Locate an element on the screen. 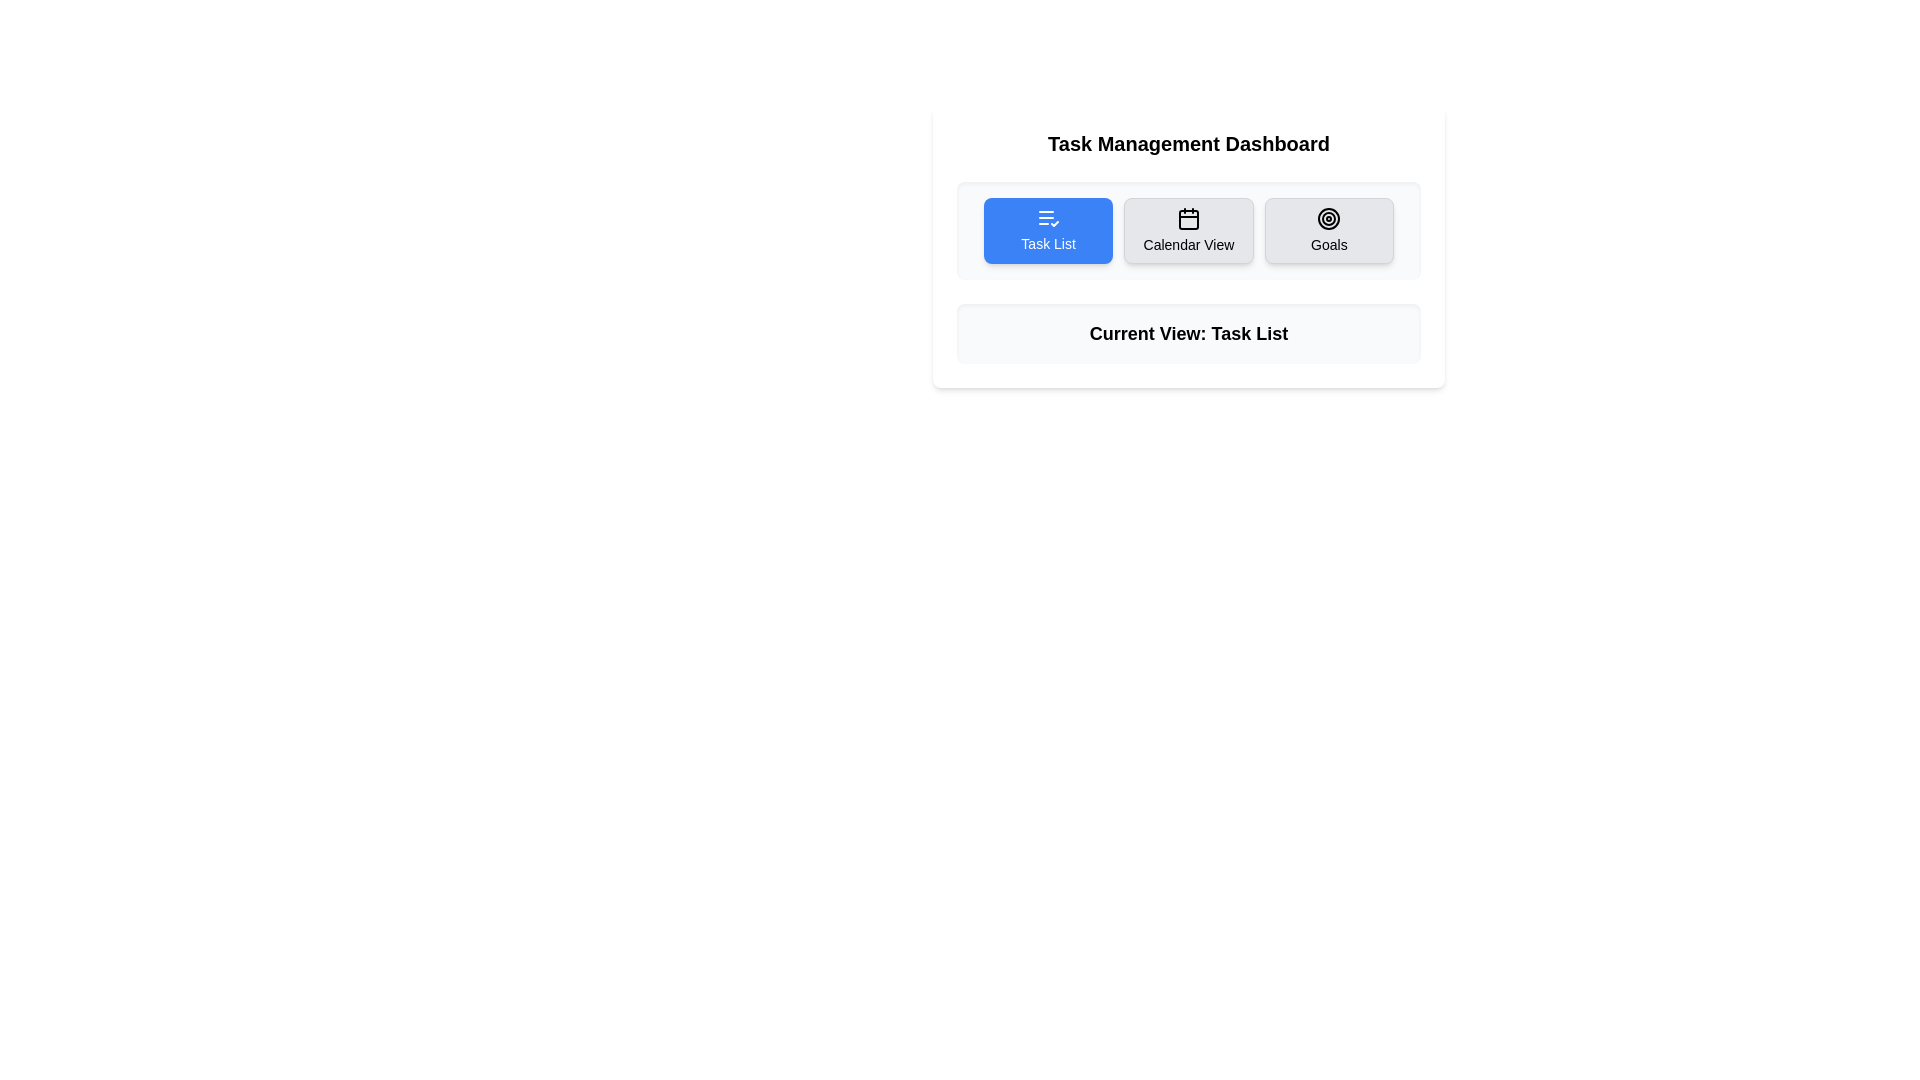 The width and height of the screenshot is (1920, 1080). the blue button with white text labeled 'Task List', which is the leftmost button in a set of three options under the 'Task Management Dashboard' heading is located at coordinates (1047, 230).